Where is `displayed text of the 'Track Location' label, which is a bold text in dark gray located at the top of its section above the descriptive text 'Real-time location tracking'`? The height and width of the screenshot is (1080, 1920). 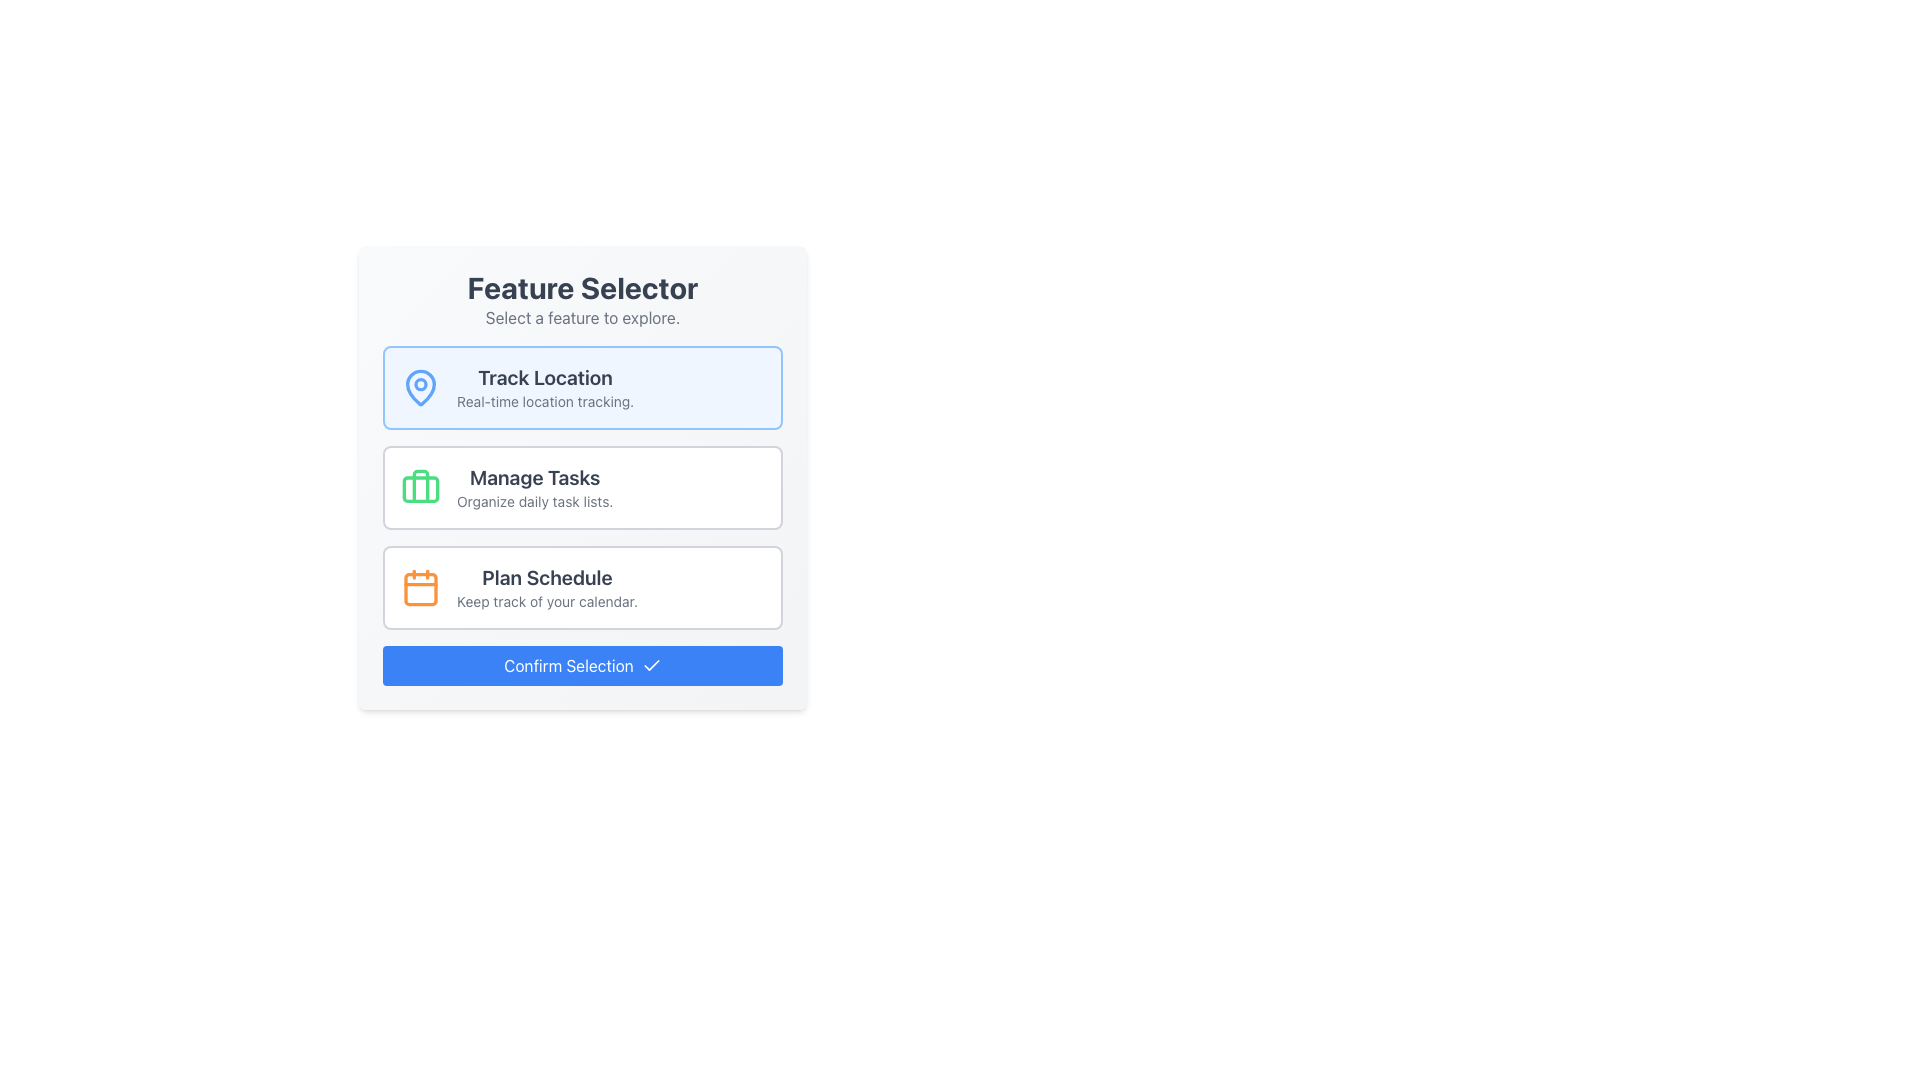
displayed text of the 'Track Location' label, which is a bold text in dark gray located at the top of its section above the descriptive text 'Real-time location tracking' is located at coordinates (545, 378).